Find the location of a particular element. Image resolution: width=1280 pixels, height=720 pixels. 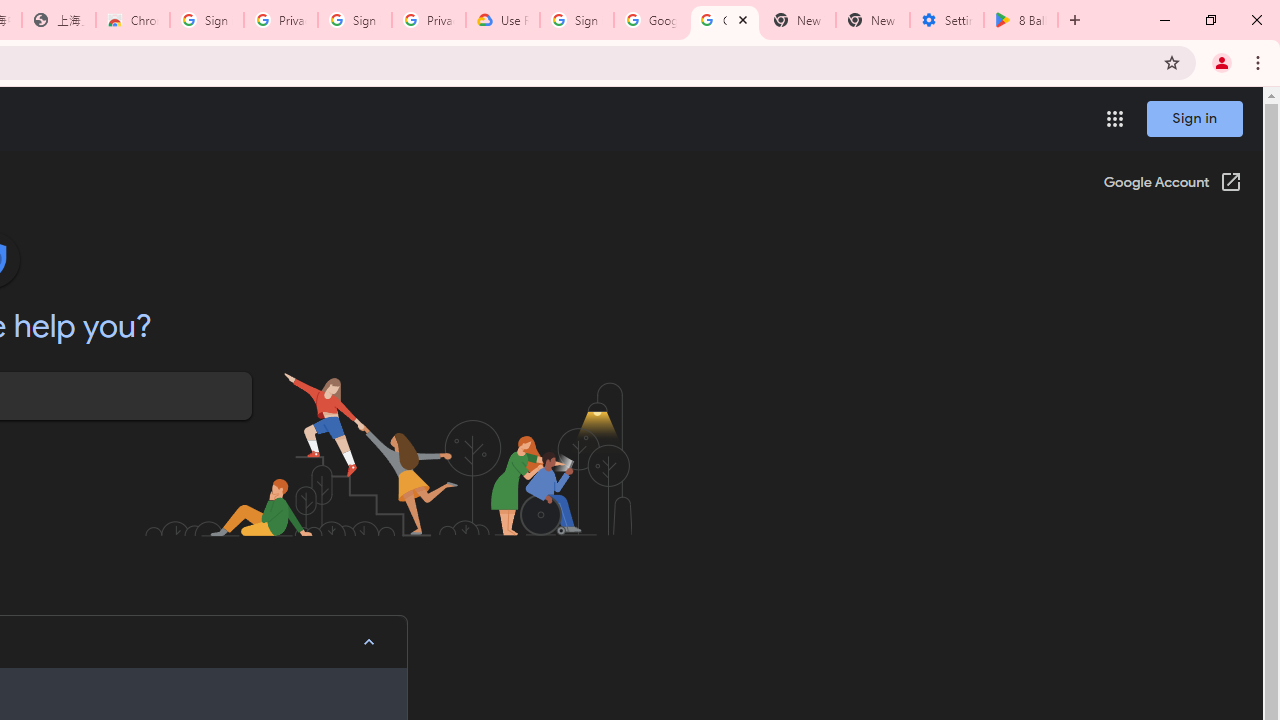

'Google Account (Open in a new window)' is located at coordinates (1173, 183).